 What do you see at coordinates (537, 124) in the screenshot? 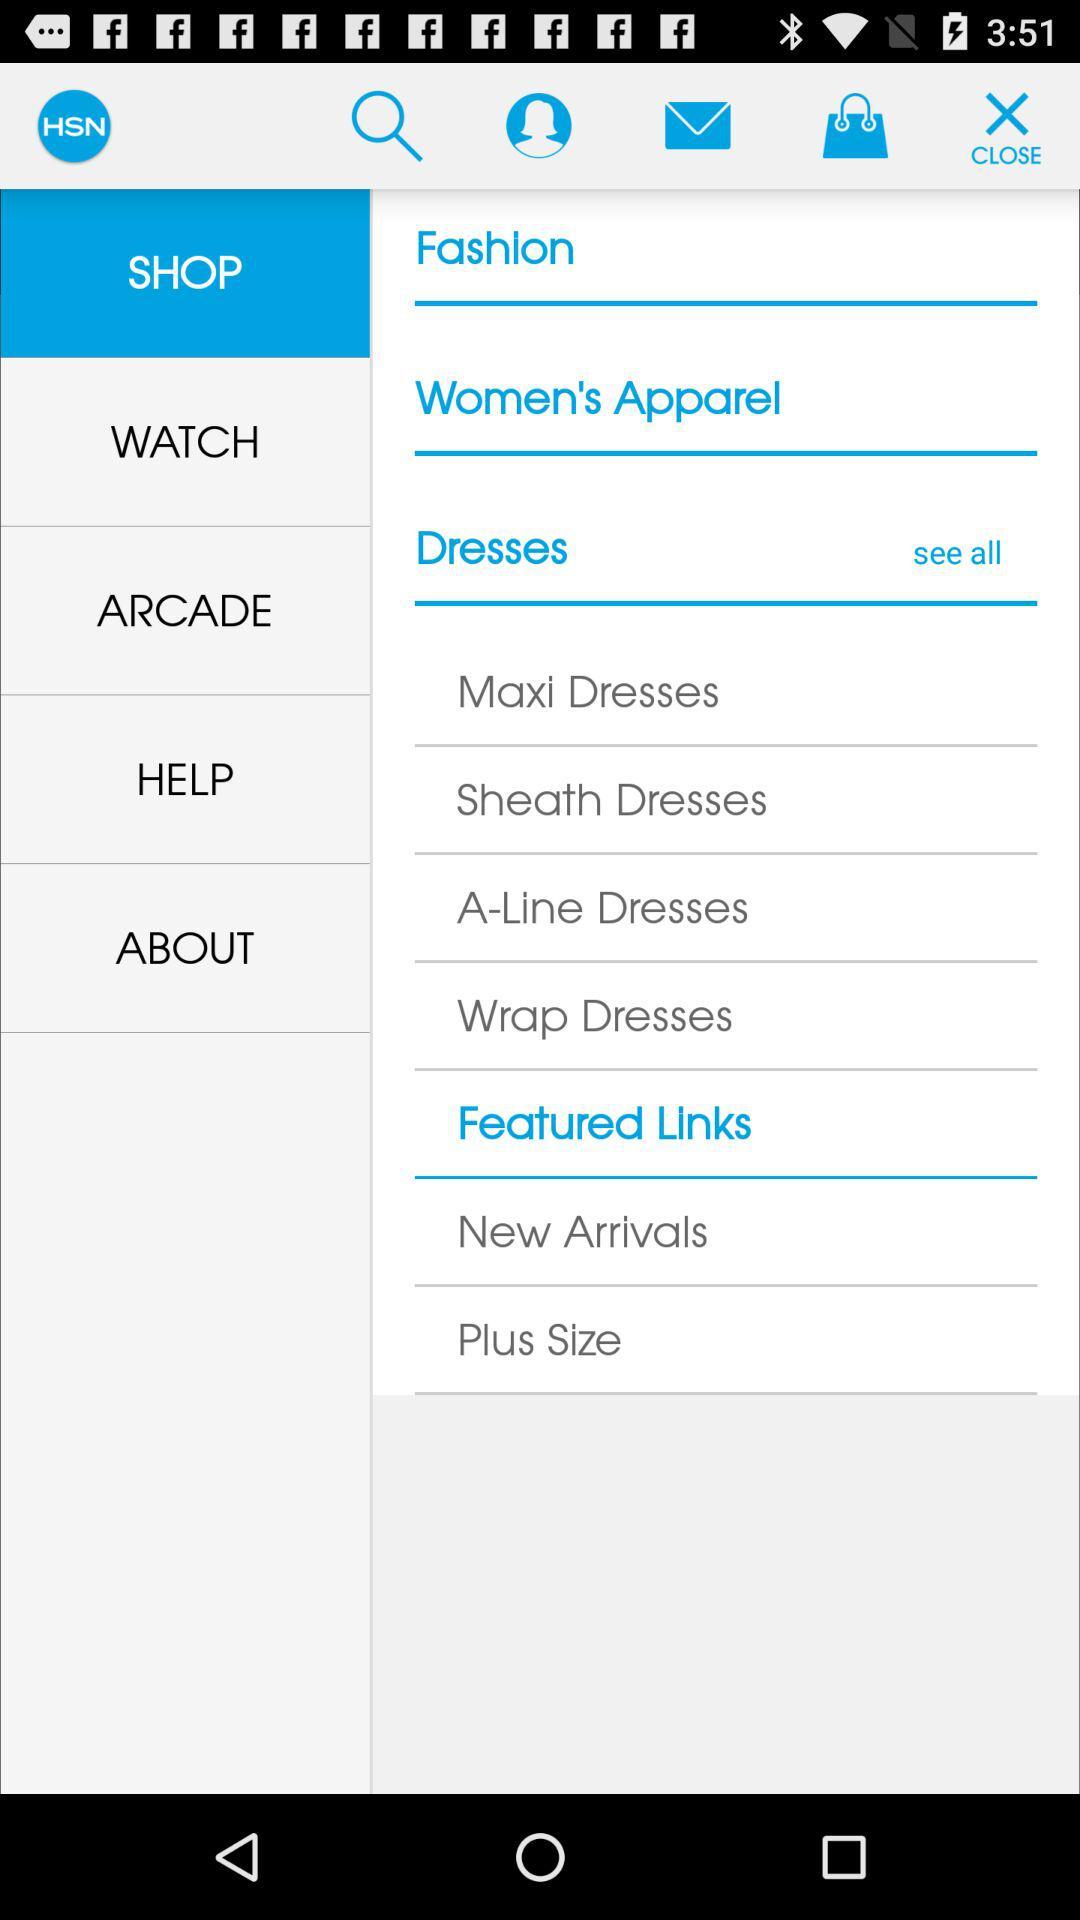
I see `profile` at bounding box center [537, 124].